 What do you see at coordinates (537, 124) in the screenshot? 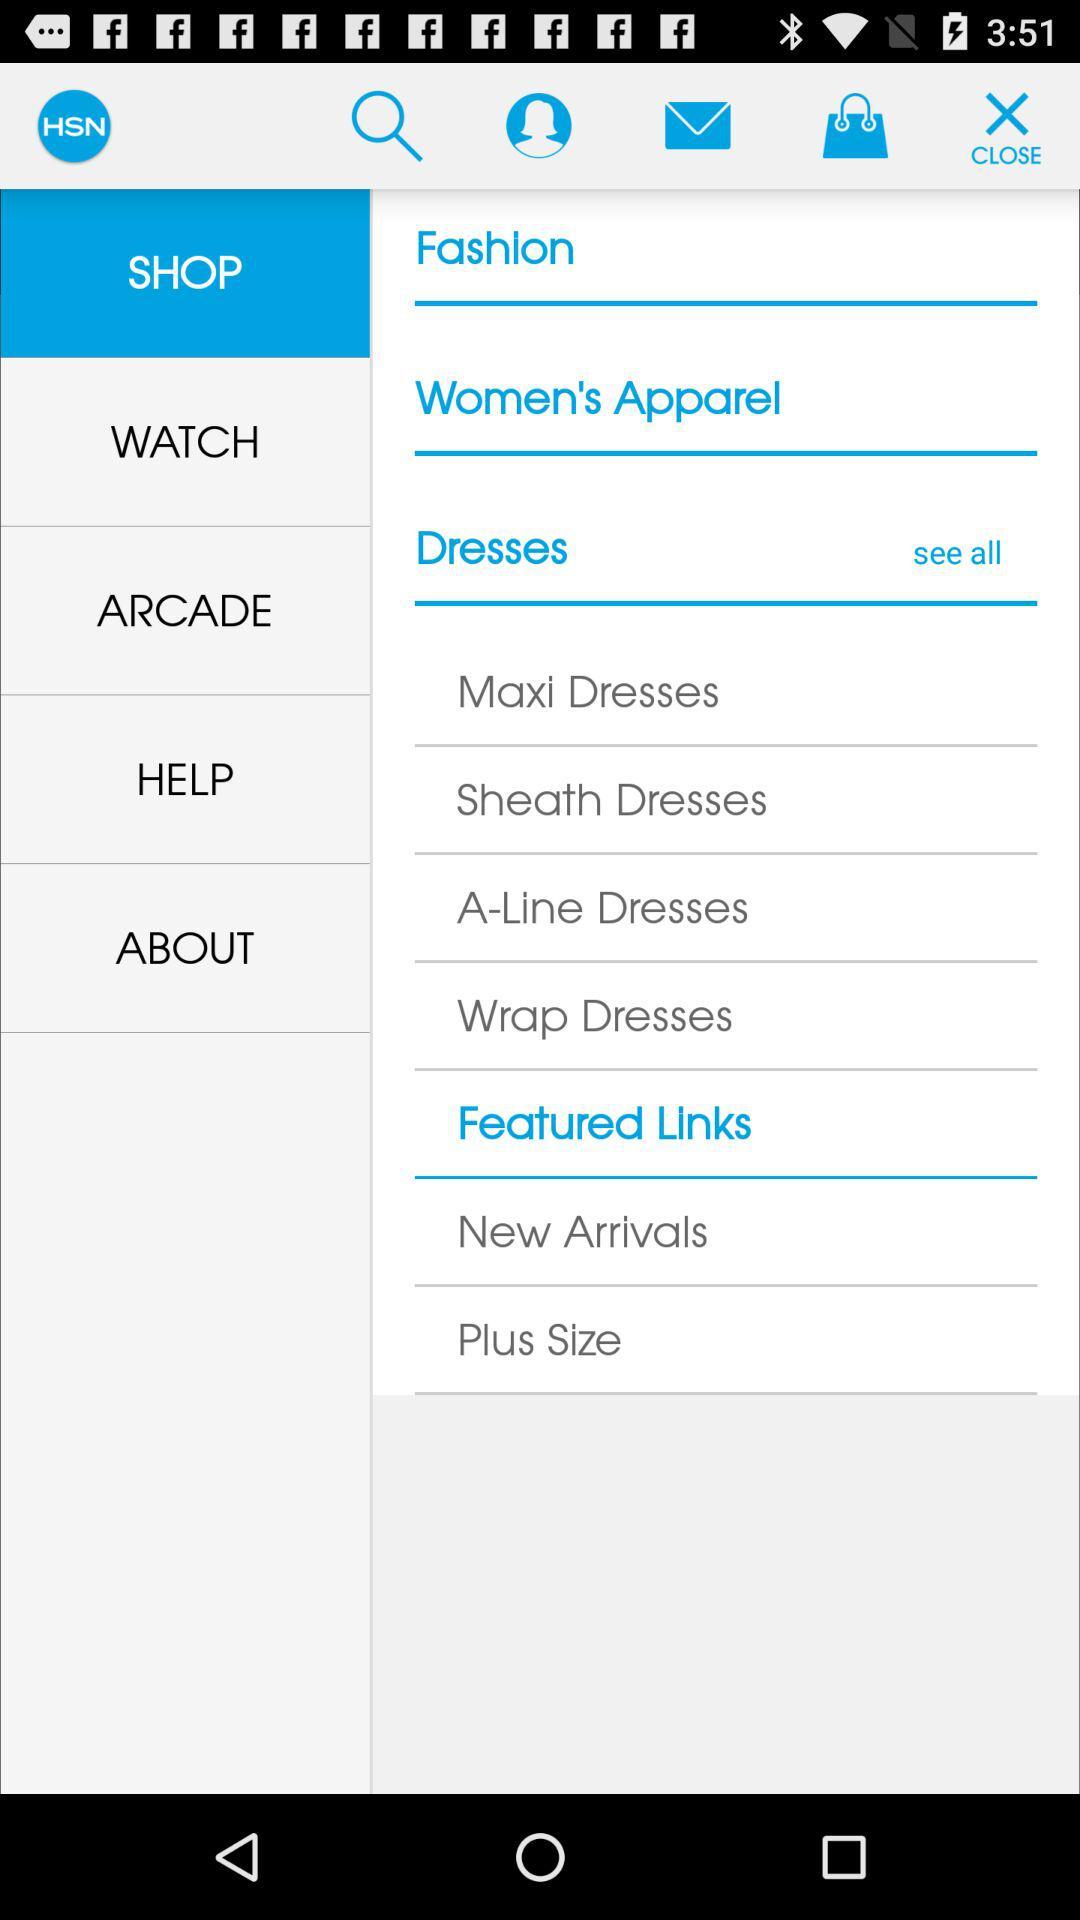
I see `profile` at bounding box center [537, 124].